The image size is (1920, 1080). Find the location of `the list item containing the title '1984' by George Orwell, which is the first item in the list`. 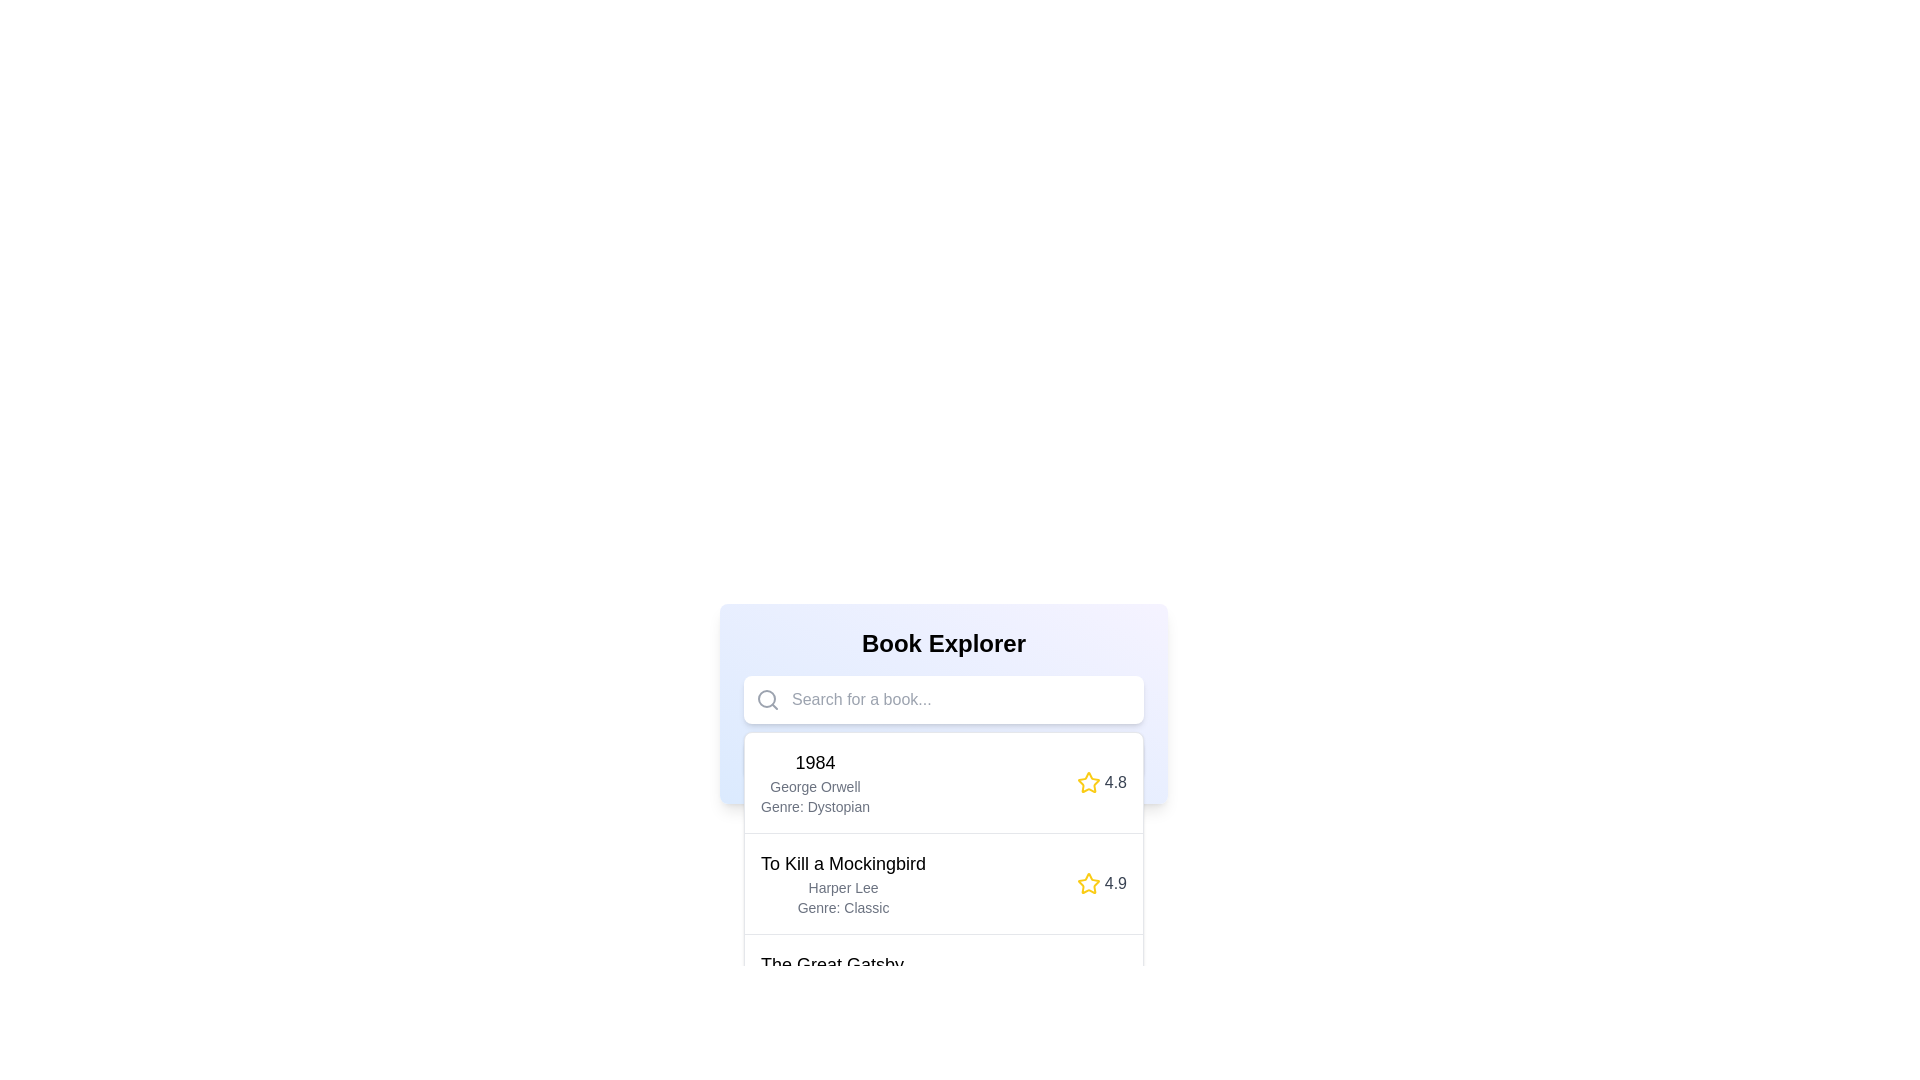

the list item containing the title '1984' by George Orwell, which is the first item in the list is located at coordinates (943, 782).